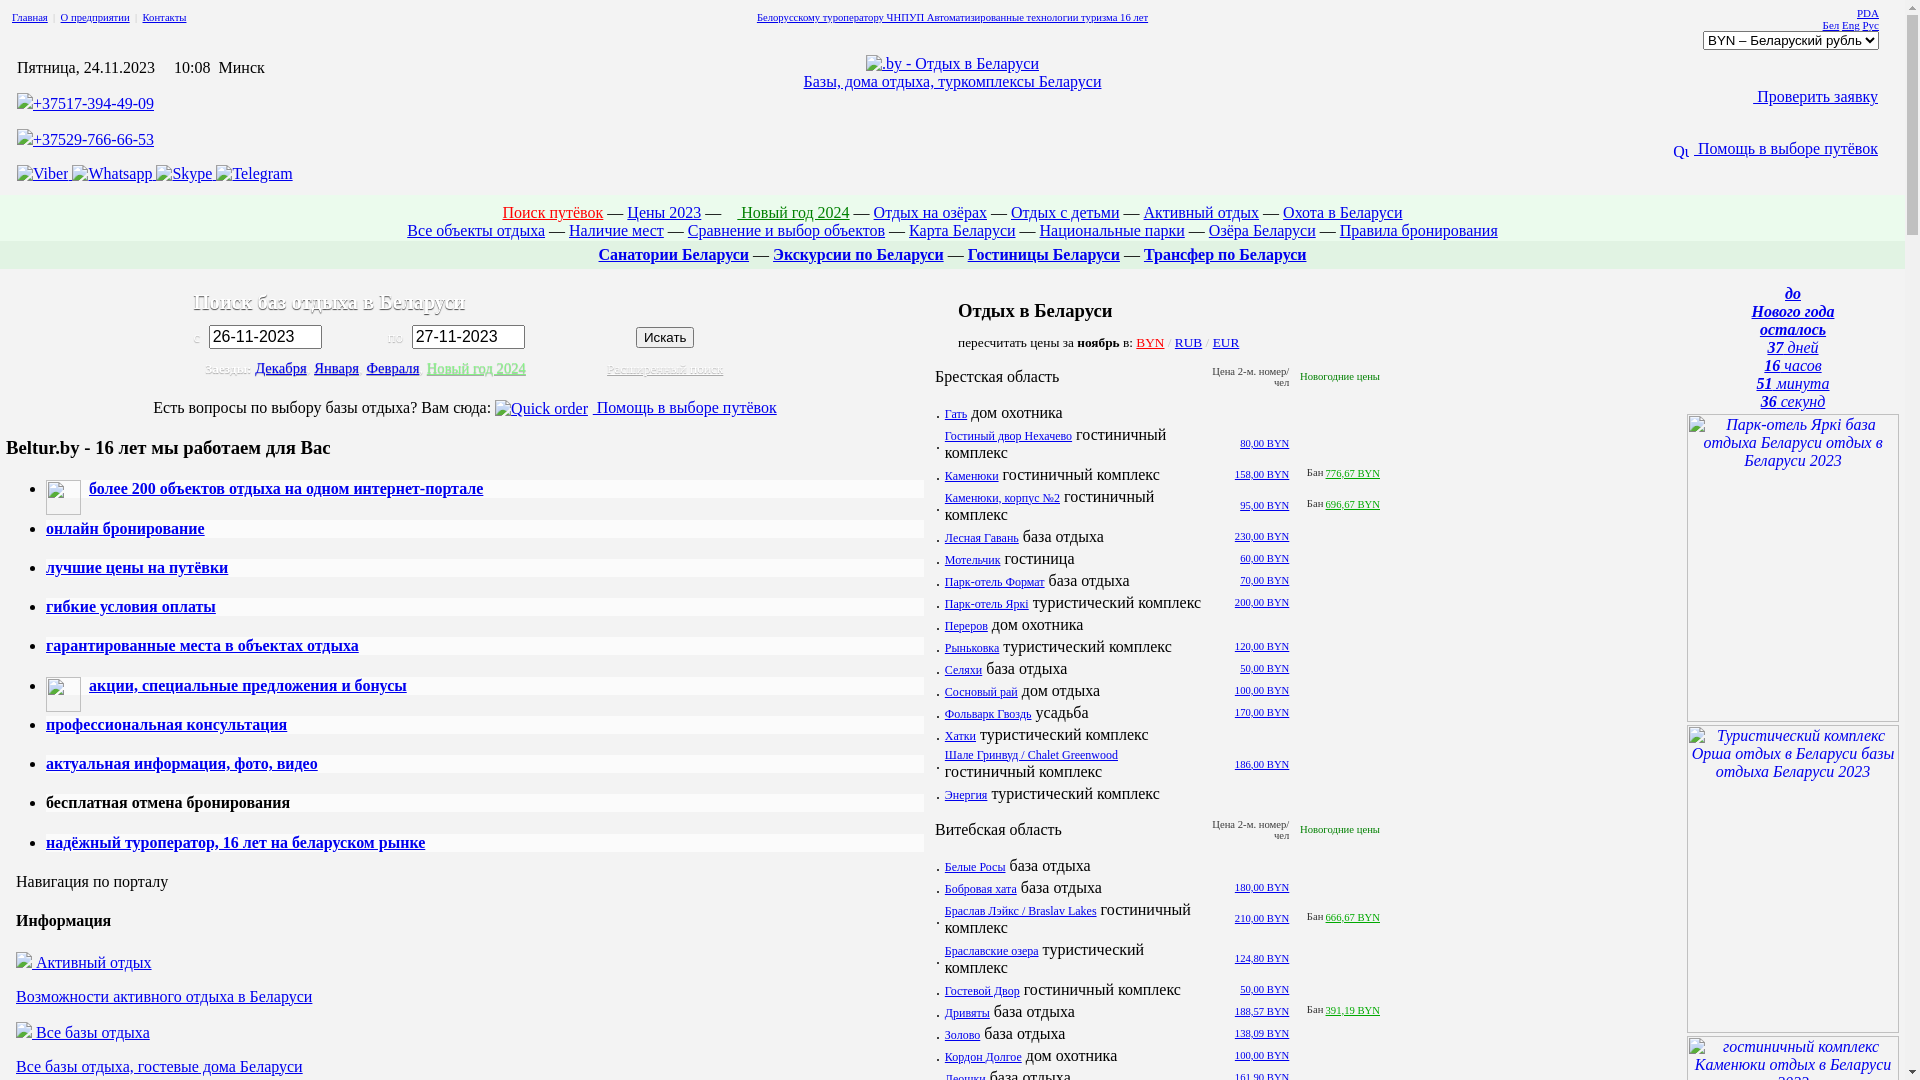 The width and height of the screenshot is (1920, 1080). Describe the element at coordinates (1263, 504) in the screenshot. I see `'95,00 BYN'` at that location.